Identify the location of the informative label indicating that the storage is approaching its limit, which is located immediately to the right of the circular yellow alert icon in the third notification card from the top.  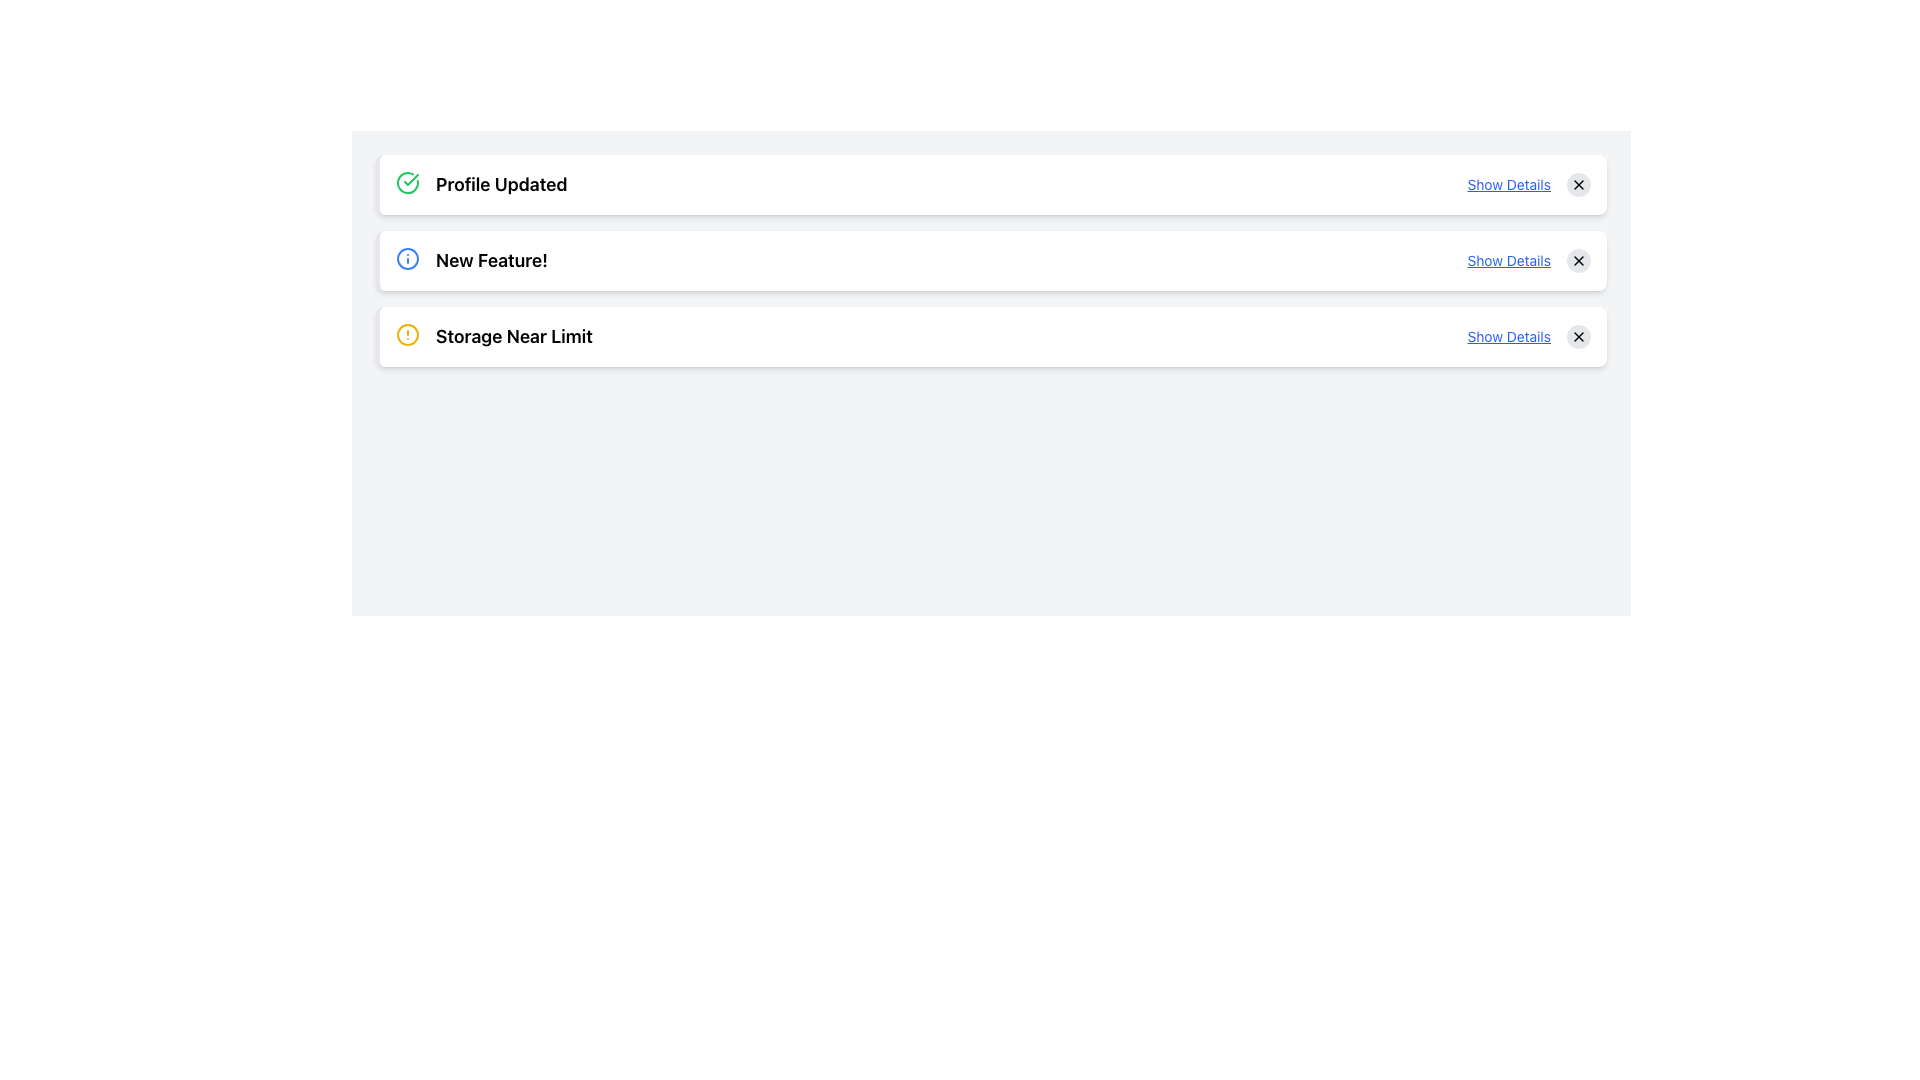
(494, 335).